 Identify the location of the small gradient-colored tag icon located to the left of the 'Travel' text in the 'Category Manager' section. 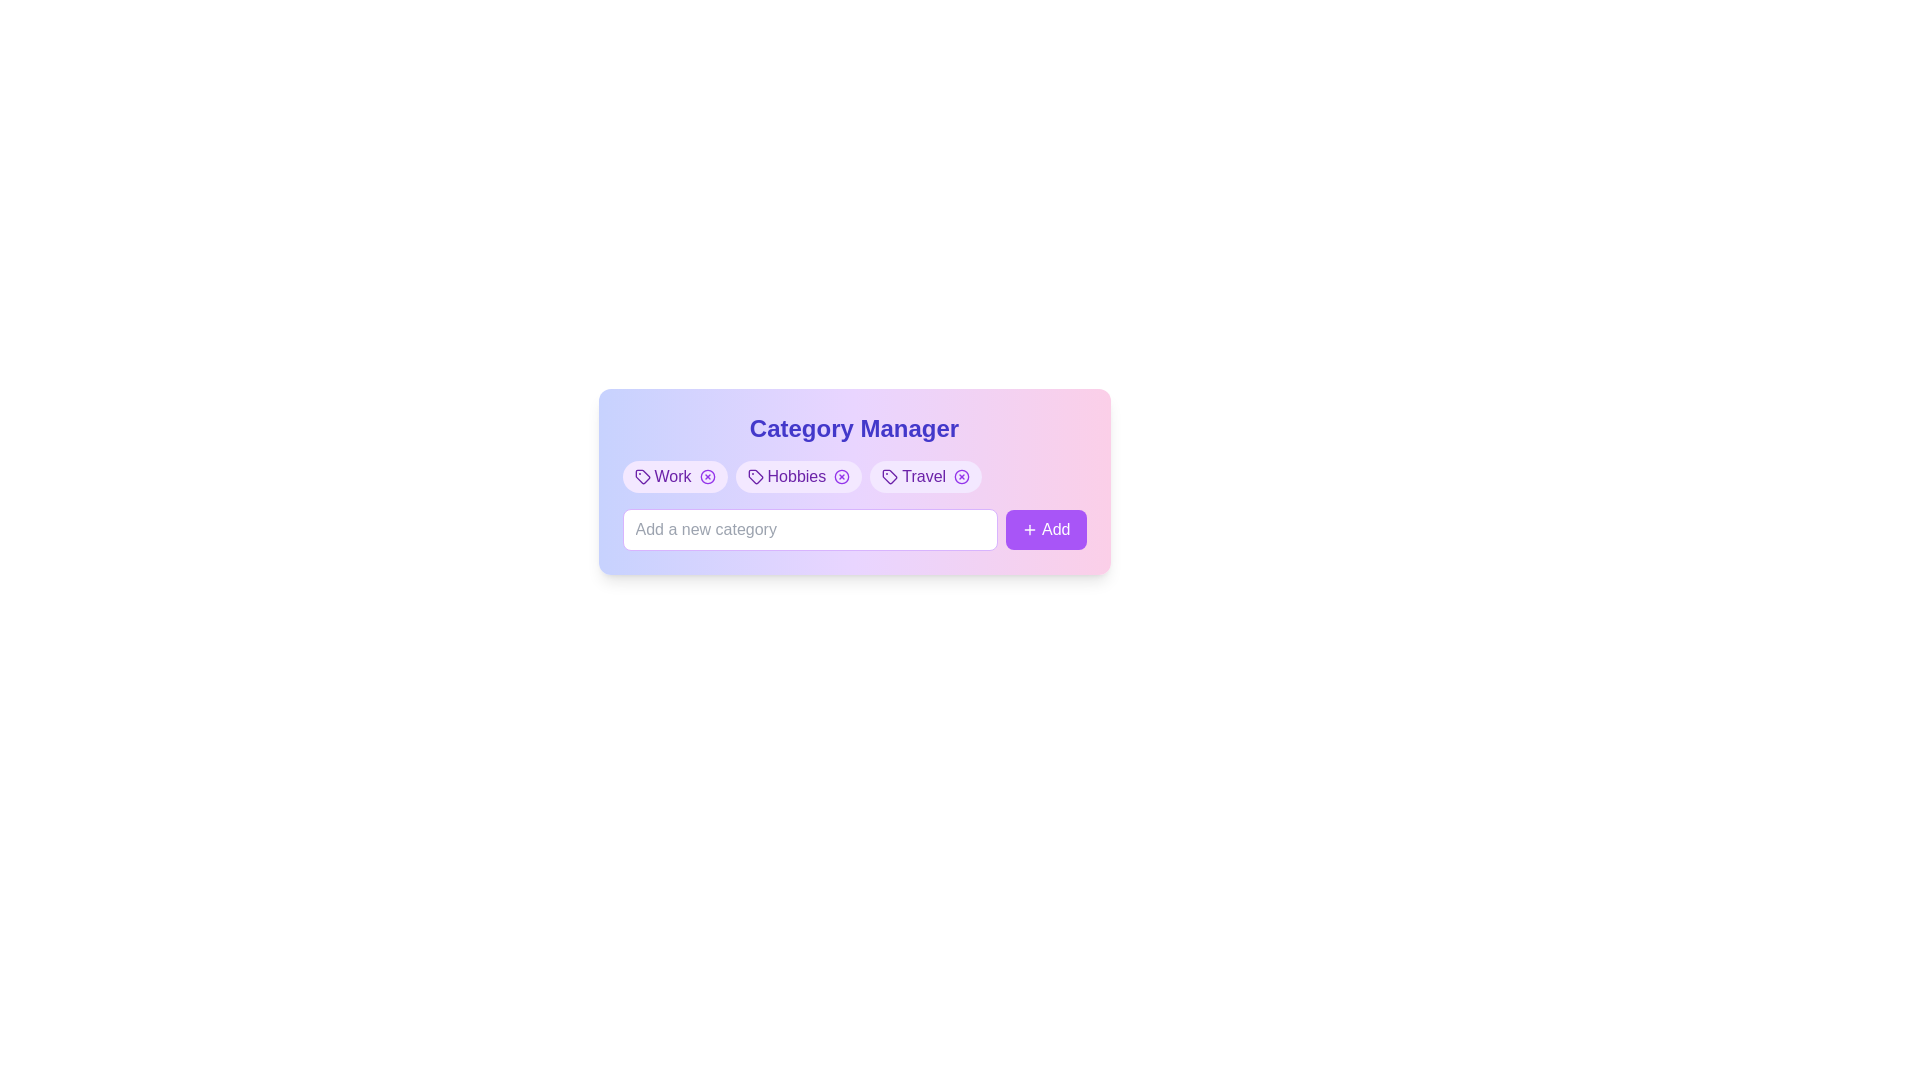
(889, 477).